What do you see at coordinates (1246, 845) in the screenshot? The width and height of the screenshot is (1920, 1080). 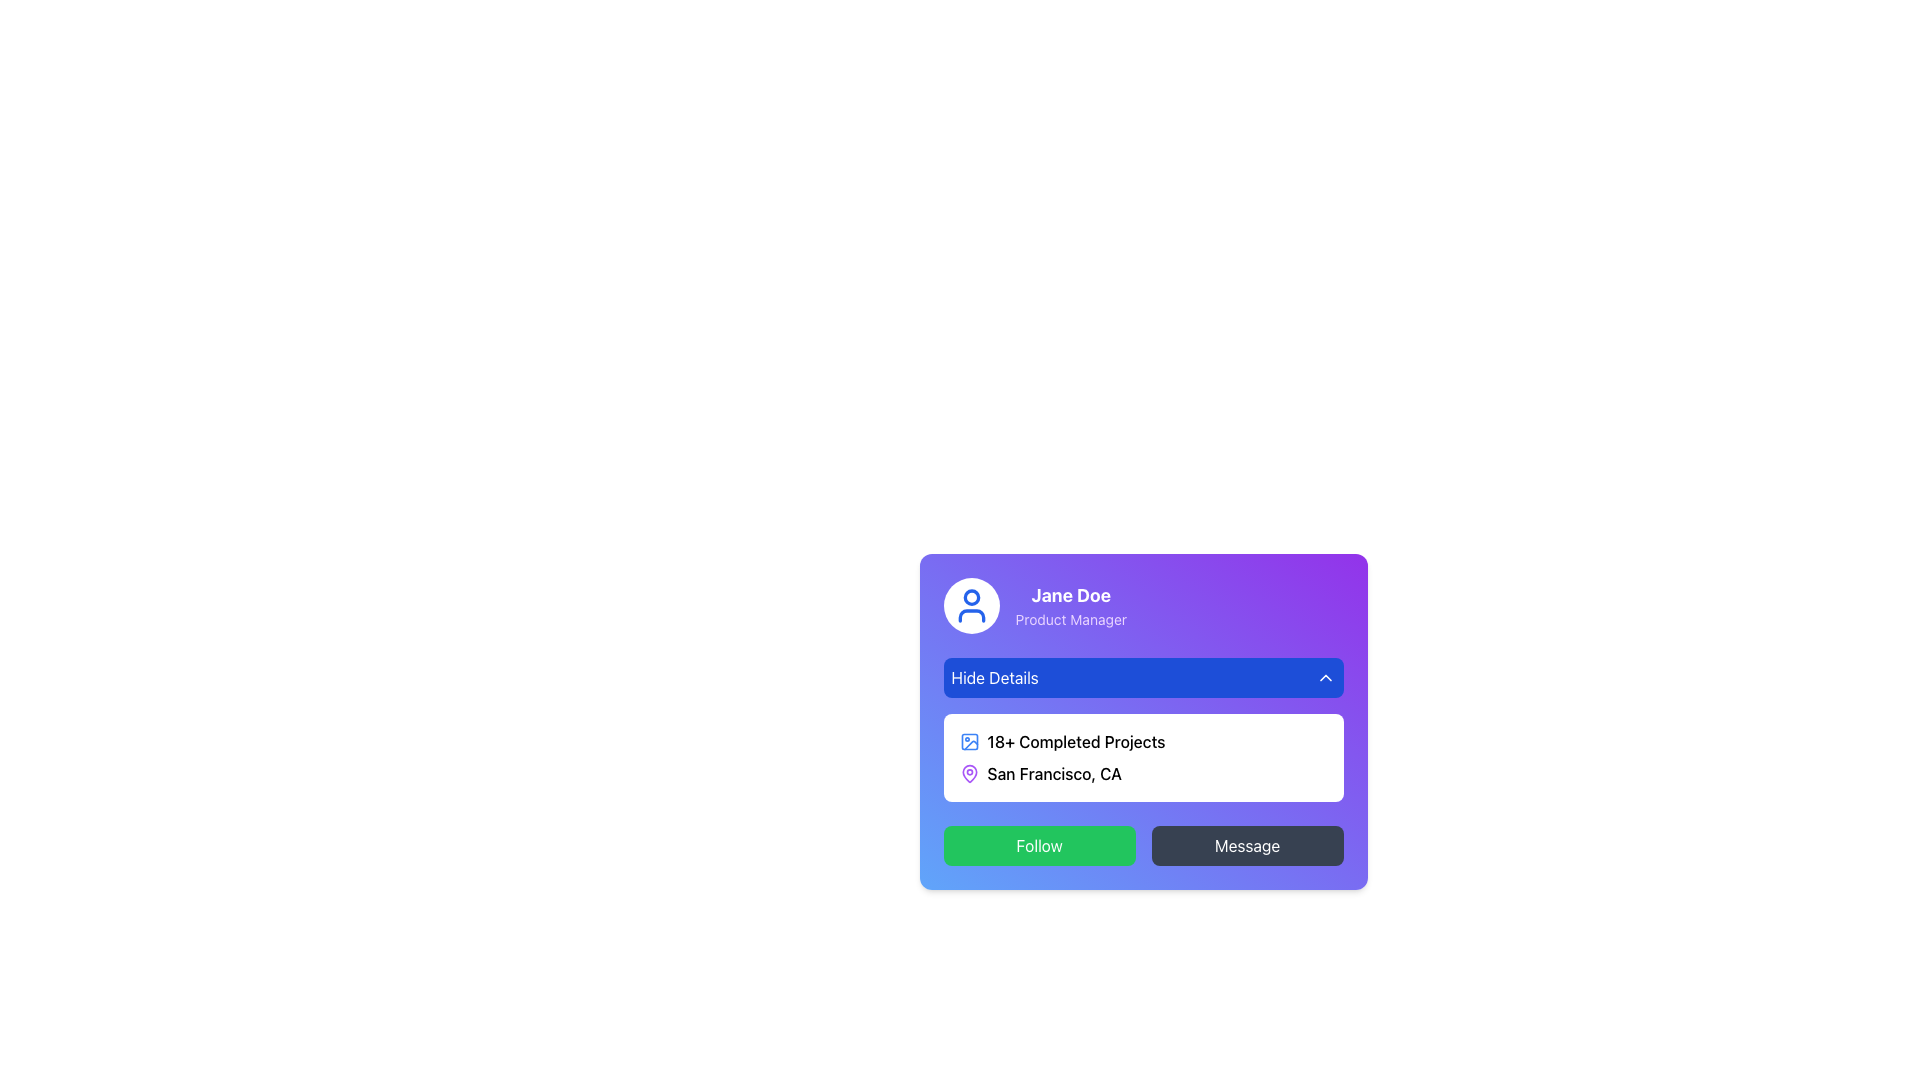 I see `the message sending button located to the right of the 'Follow' button in the bottom-right portion of the interface` at bounding box center [1246, 845].